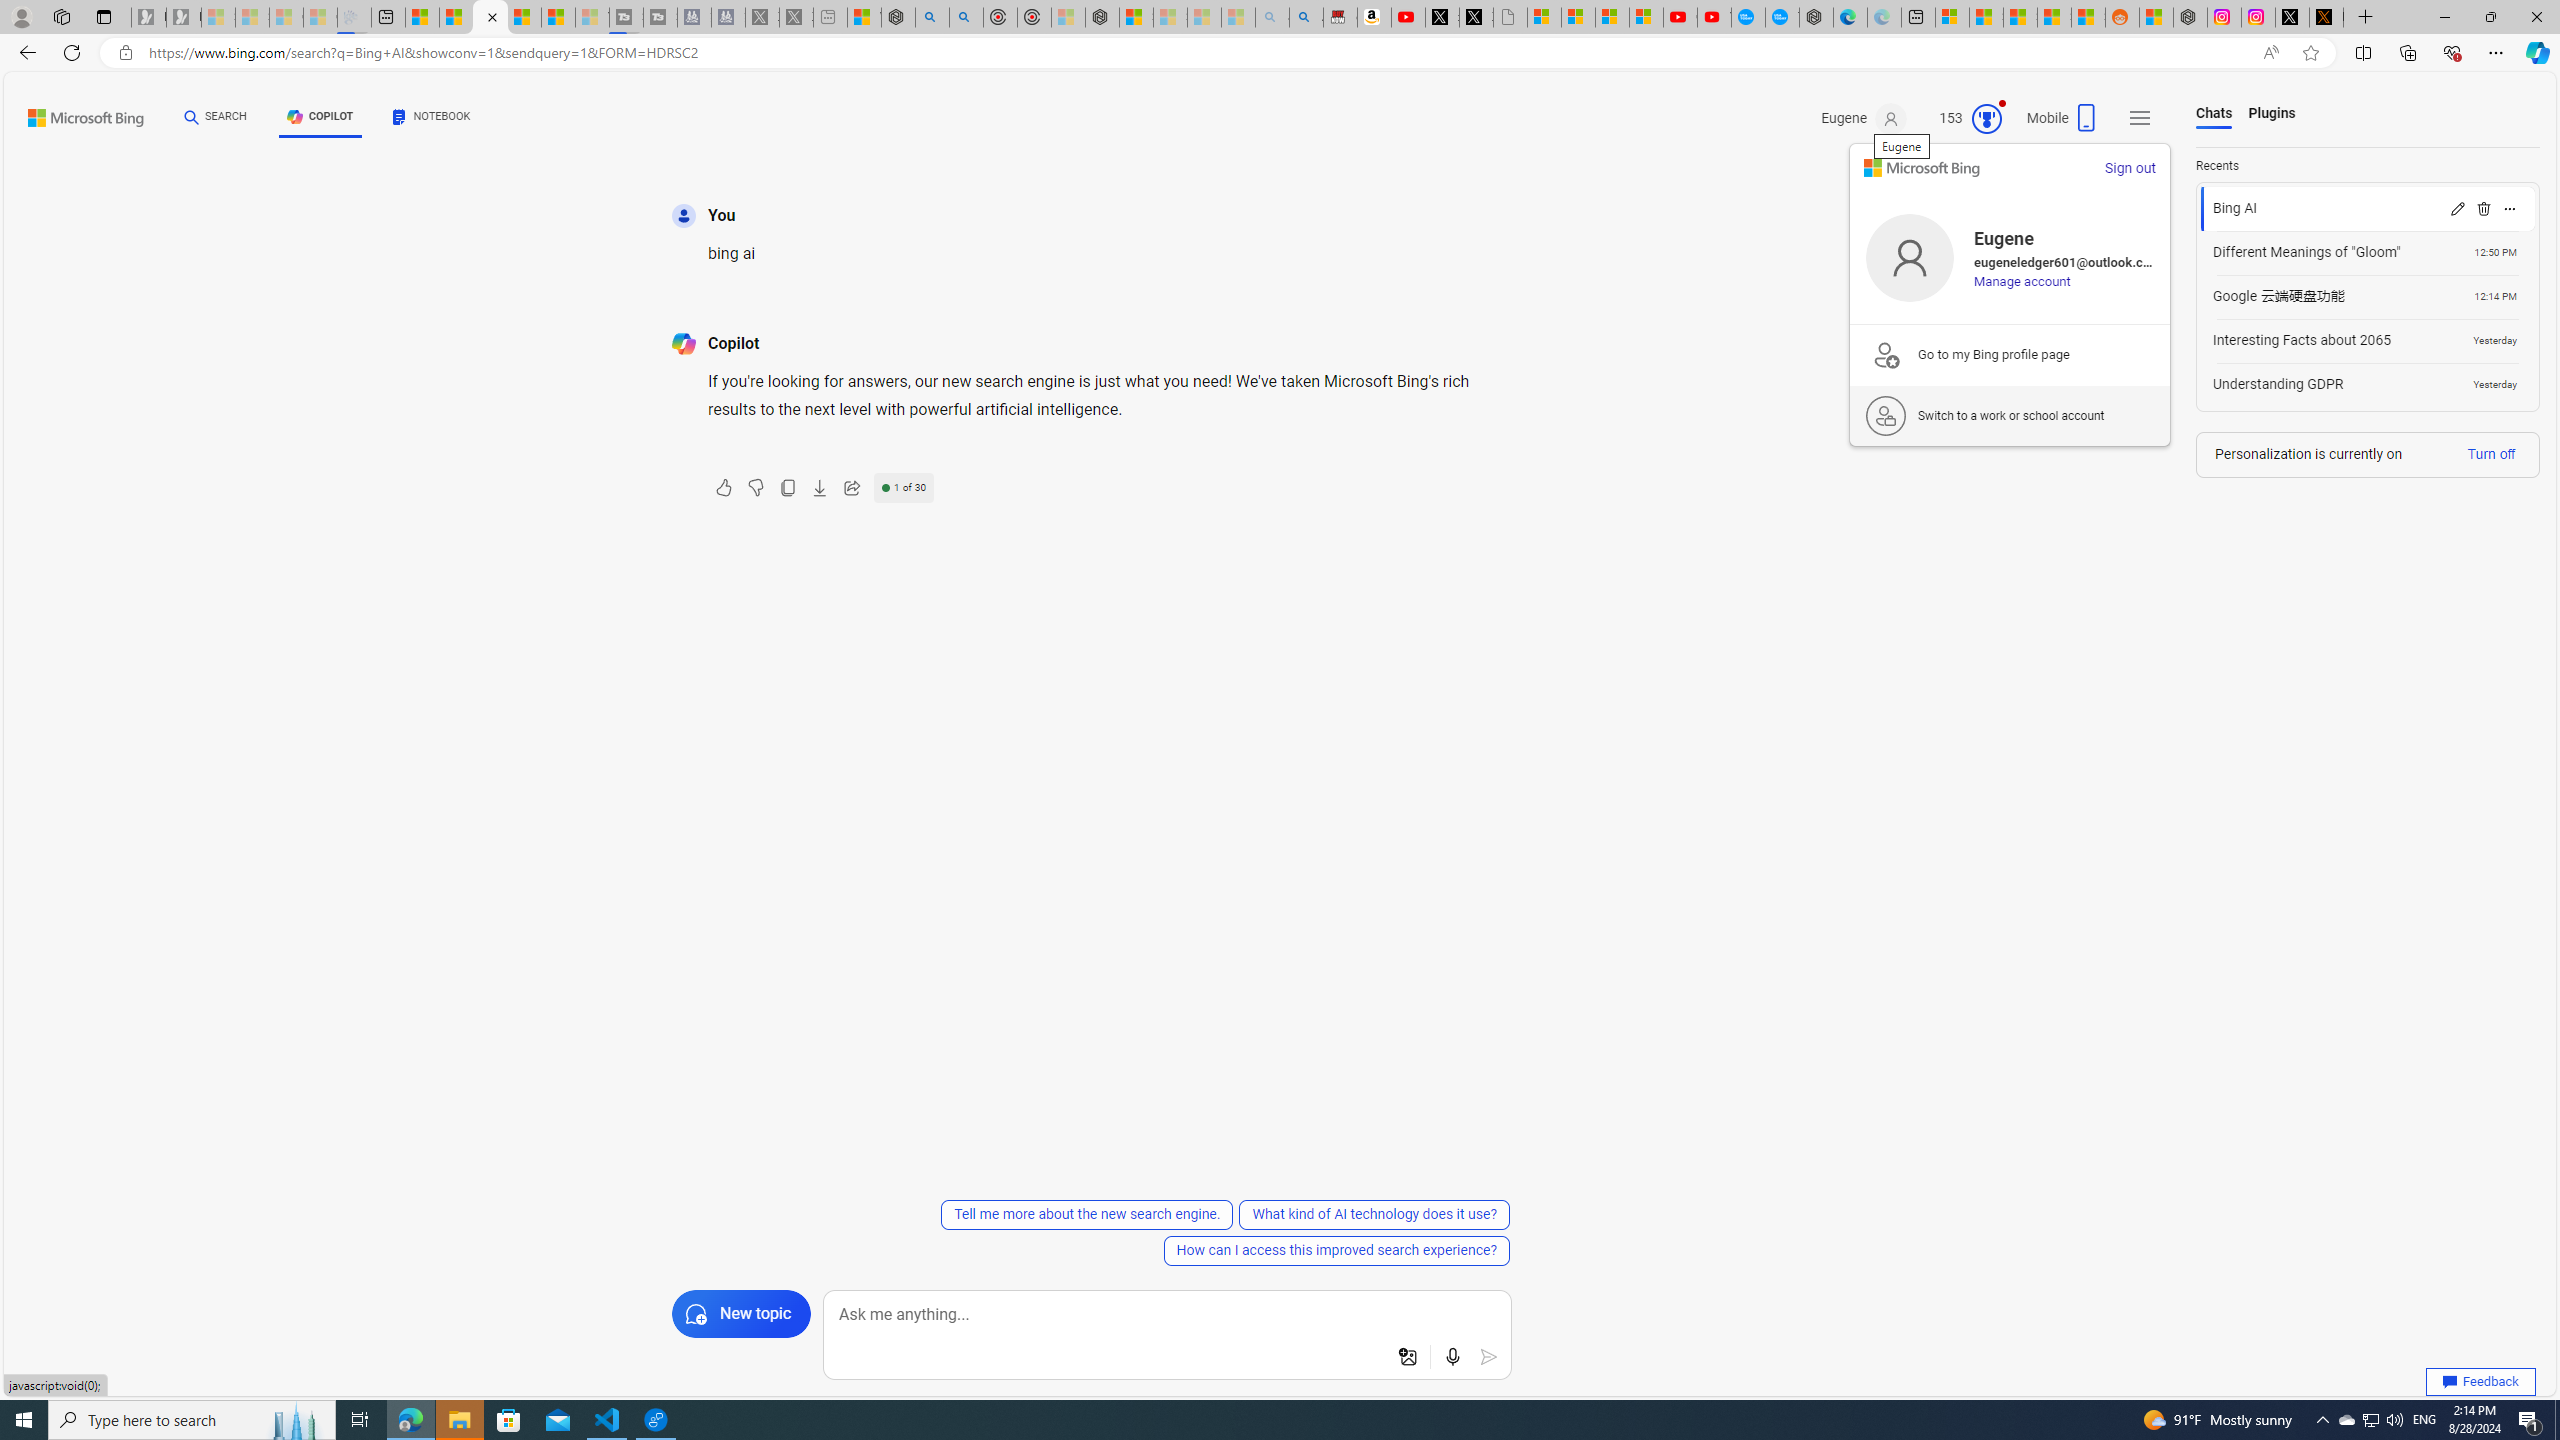 The width and height of the screenshot is (2560, 1440). I want to click on 'Plugins', so click(2271, 114).